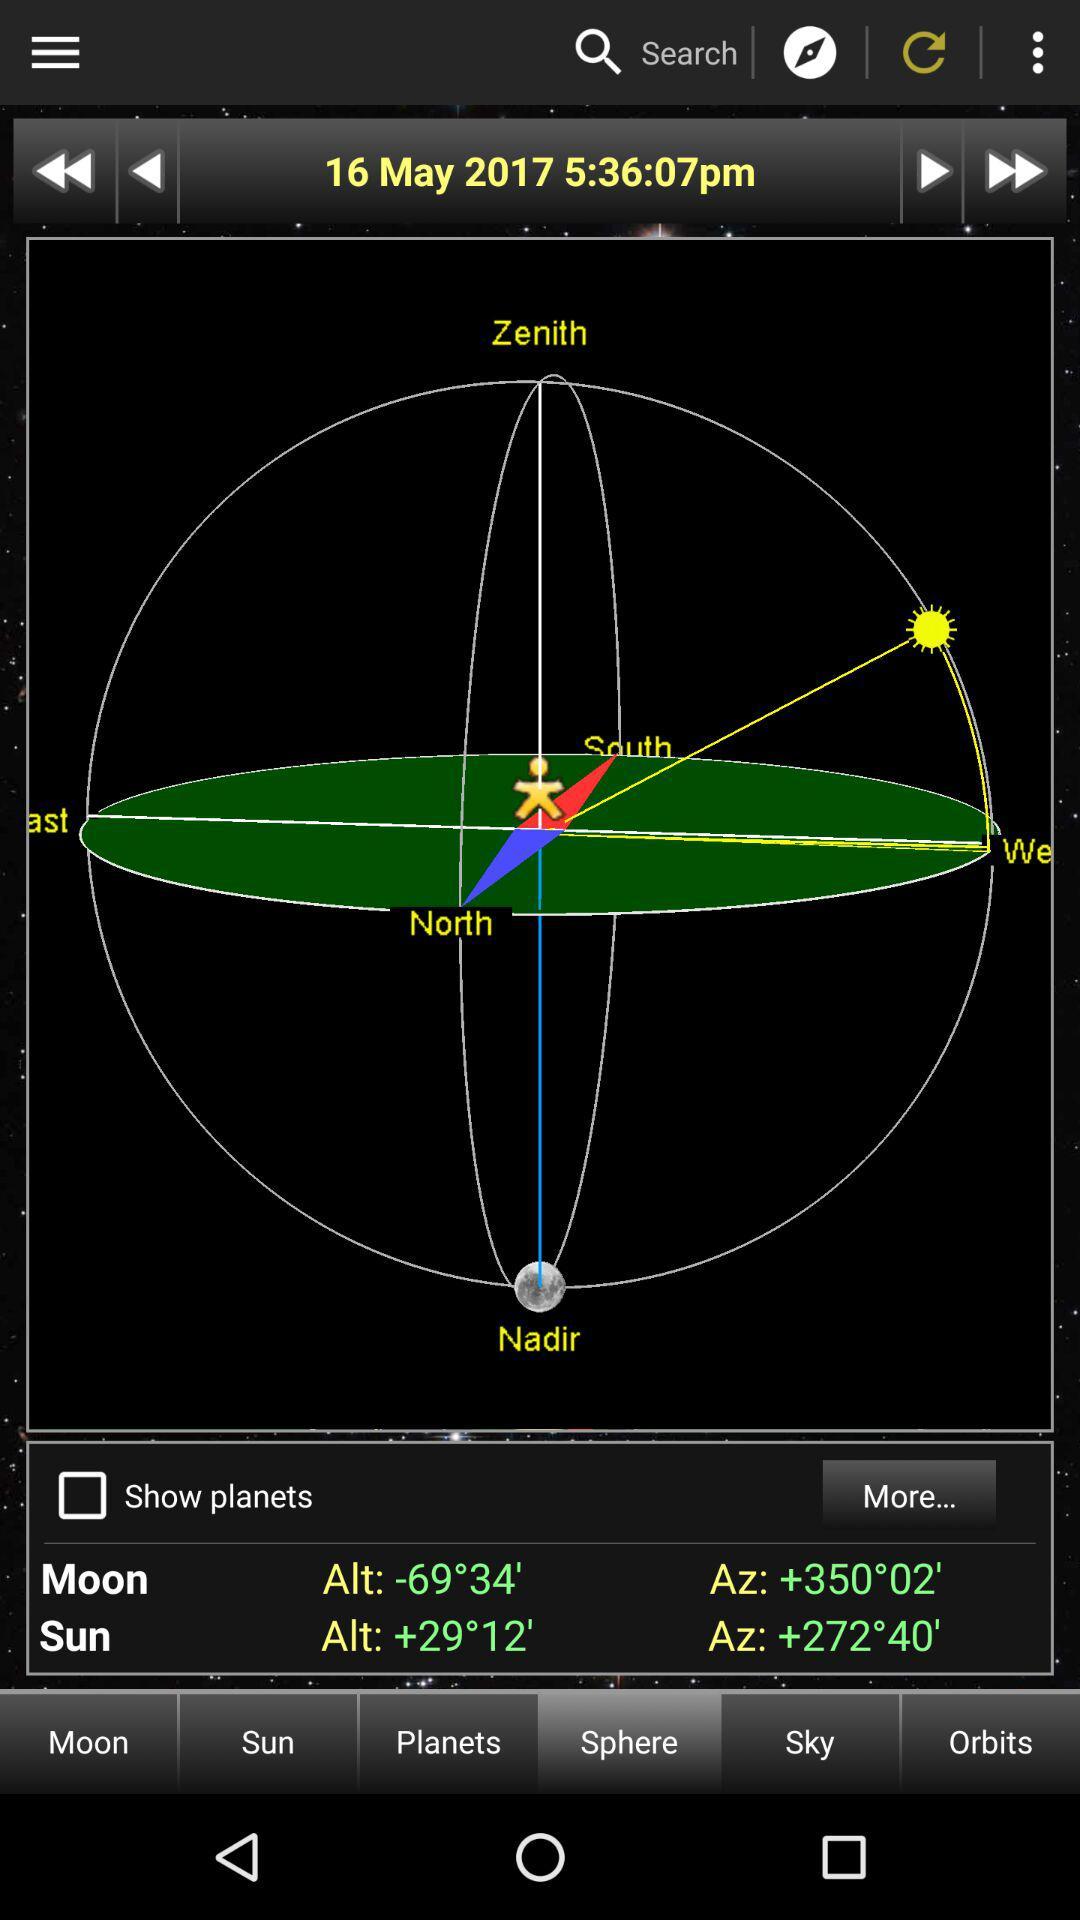 This screenshot has width=1080, height=1920. I want to click on previous option, so click(146, 171).